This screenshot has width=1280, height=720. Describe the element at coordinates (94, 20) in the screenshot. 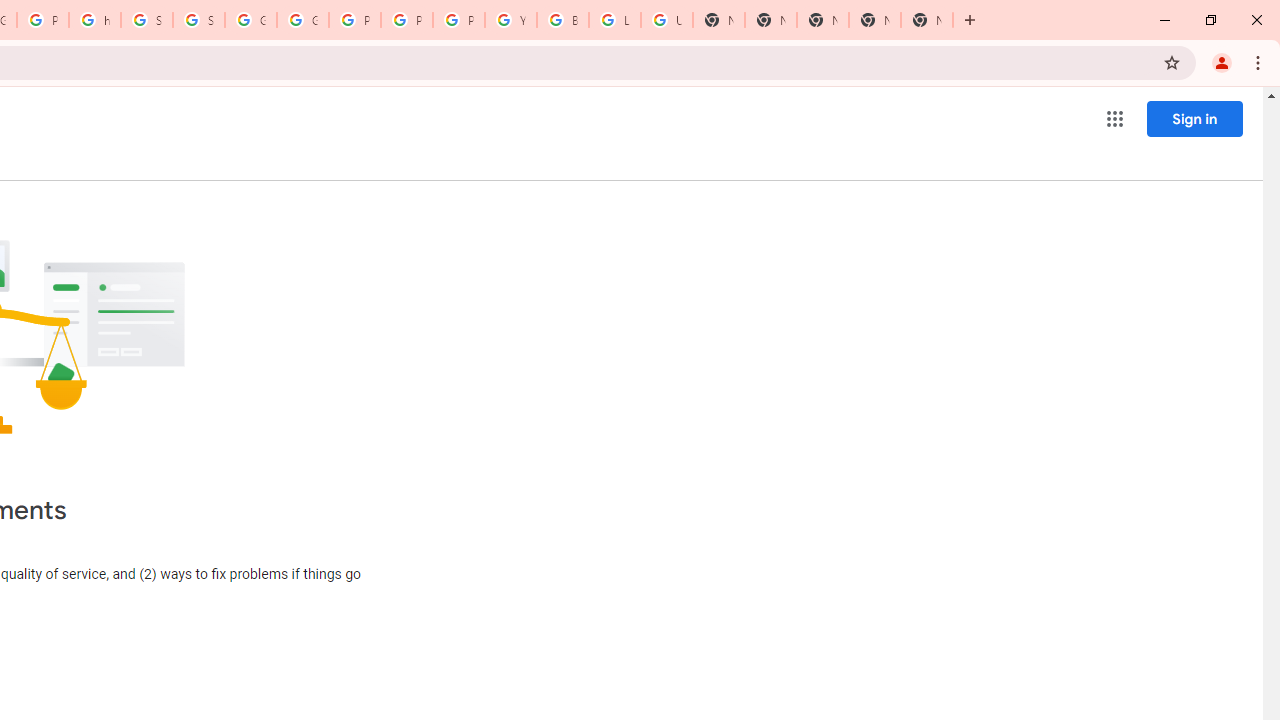

I see `'https://scholar.google.com/'` at that location.